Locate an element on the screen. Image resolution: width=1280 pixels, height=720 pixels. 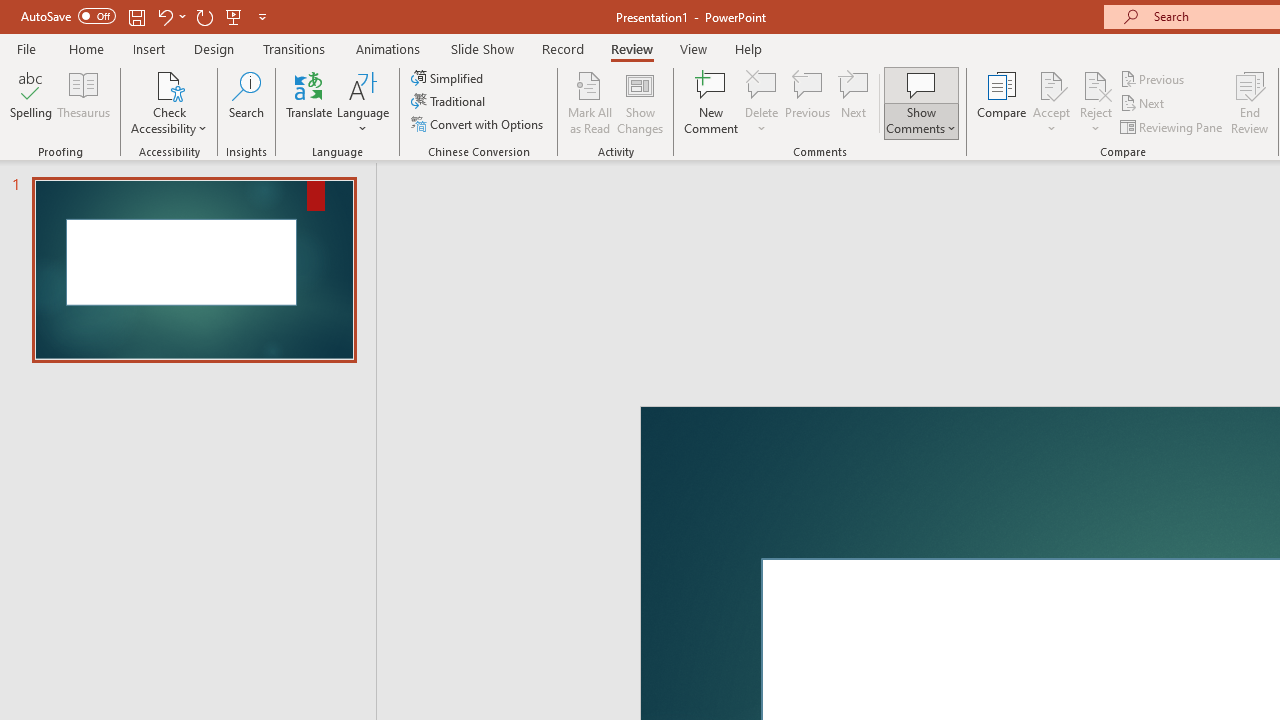
'Reject' is located at coordinates (1095, 103).